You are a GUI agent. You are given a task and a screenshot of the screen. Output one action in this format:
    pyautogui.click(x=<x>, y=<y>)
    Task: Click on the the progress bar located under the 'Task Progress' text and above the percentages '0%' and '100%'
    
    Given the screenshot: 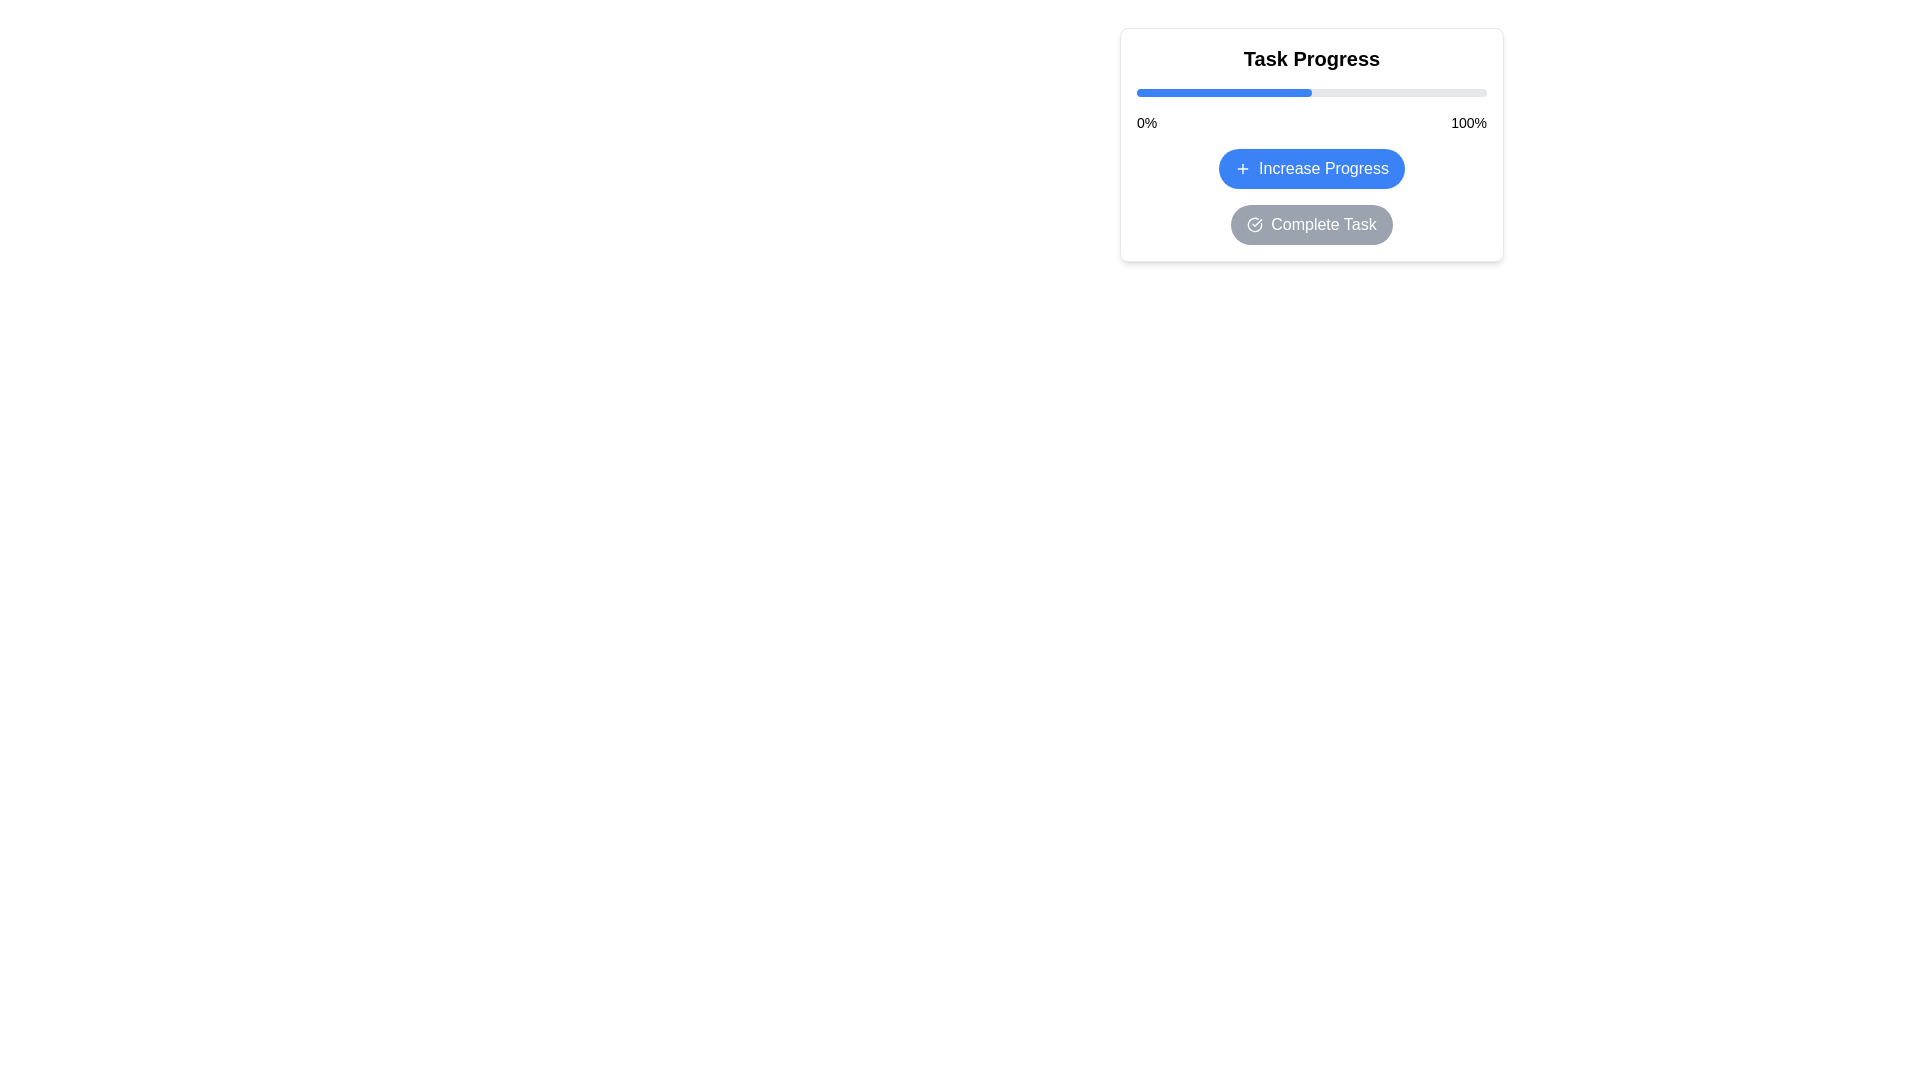 What is the action you would take?
    pyautogui.click(x=1311, y=92)
    